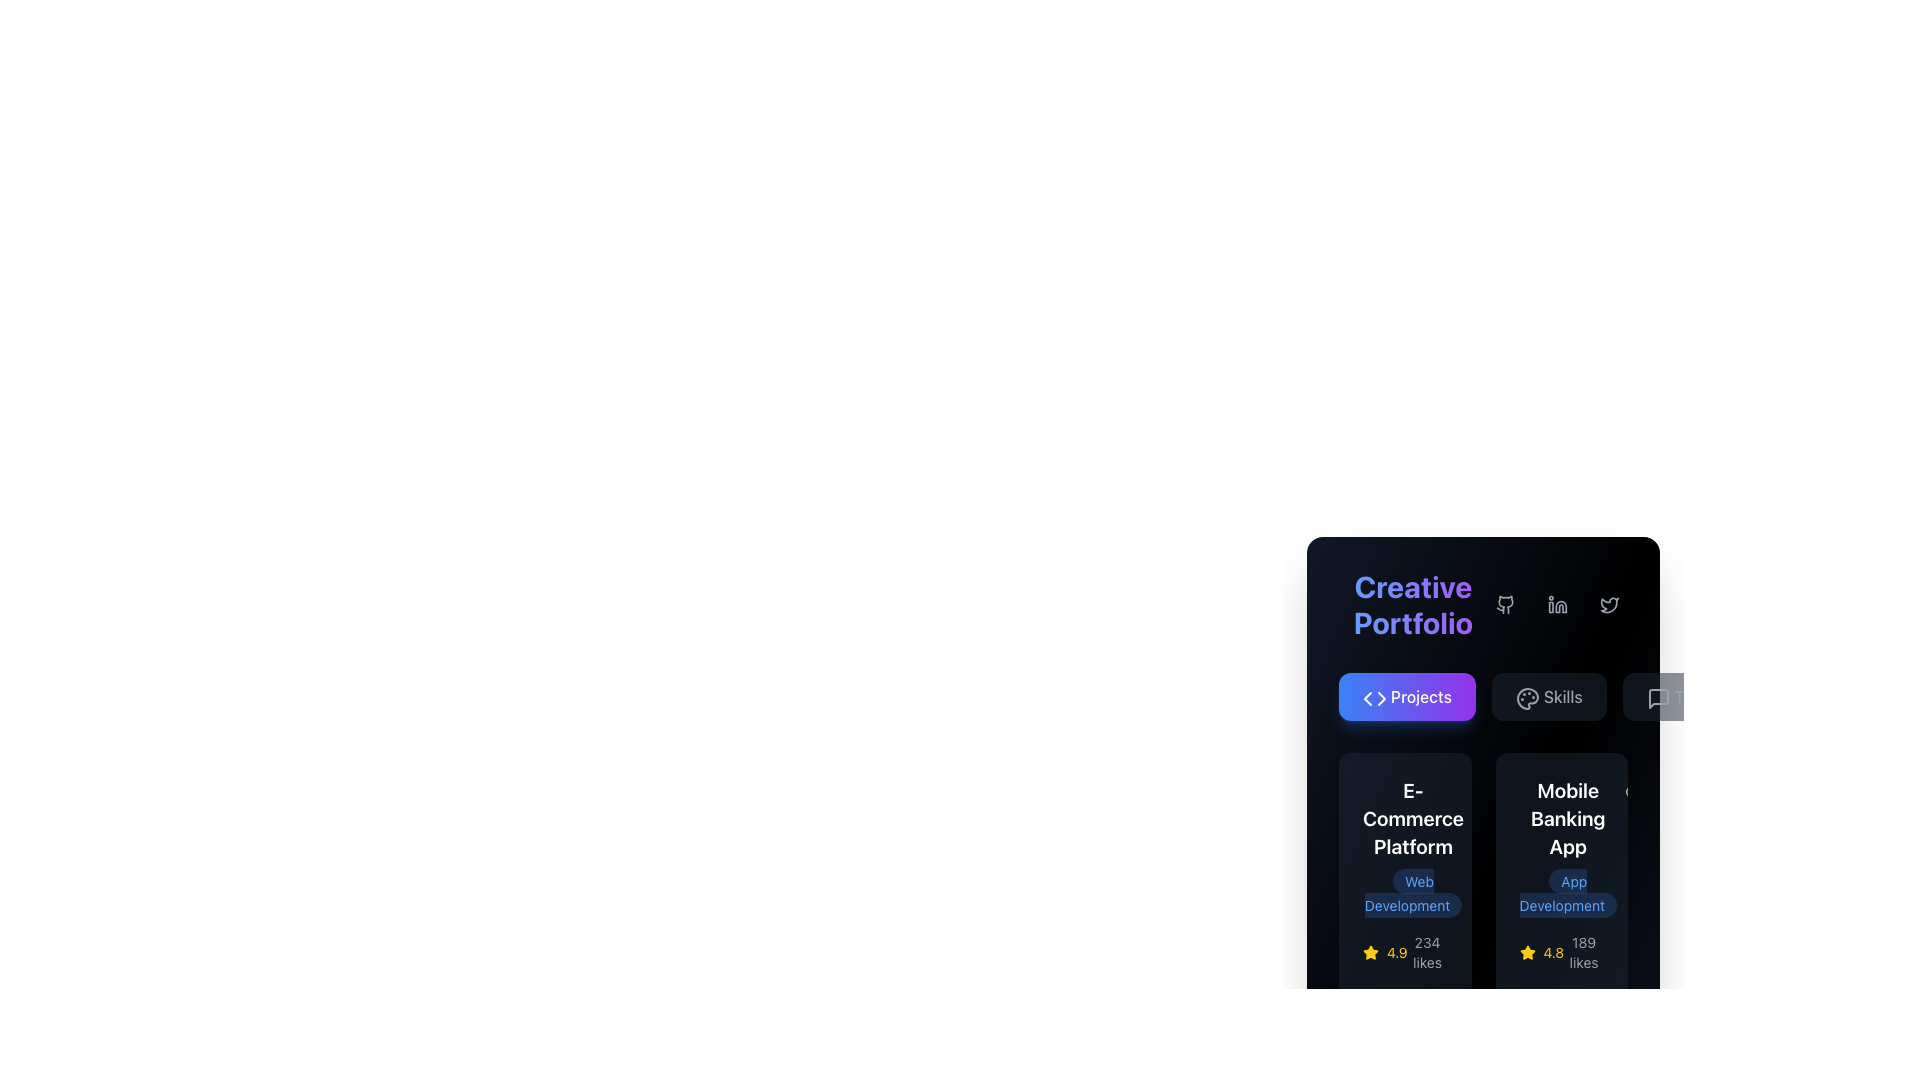 The height and width of the screenshot is (1080, 1920). What do you see at coordinates (1426, 951) in the screenshot?
I see `the label displaying the number of likes for the 'E-Commerce Platform' project, located at the bottom-right corner of the card layout beneath the yellow star icon and the rating text '4.9'` at bounding box center [1426, 951].